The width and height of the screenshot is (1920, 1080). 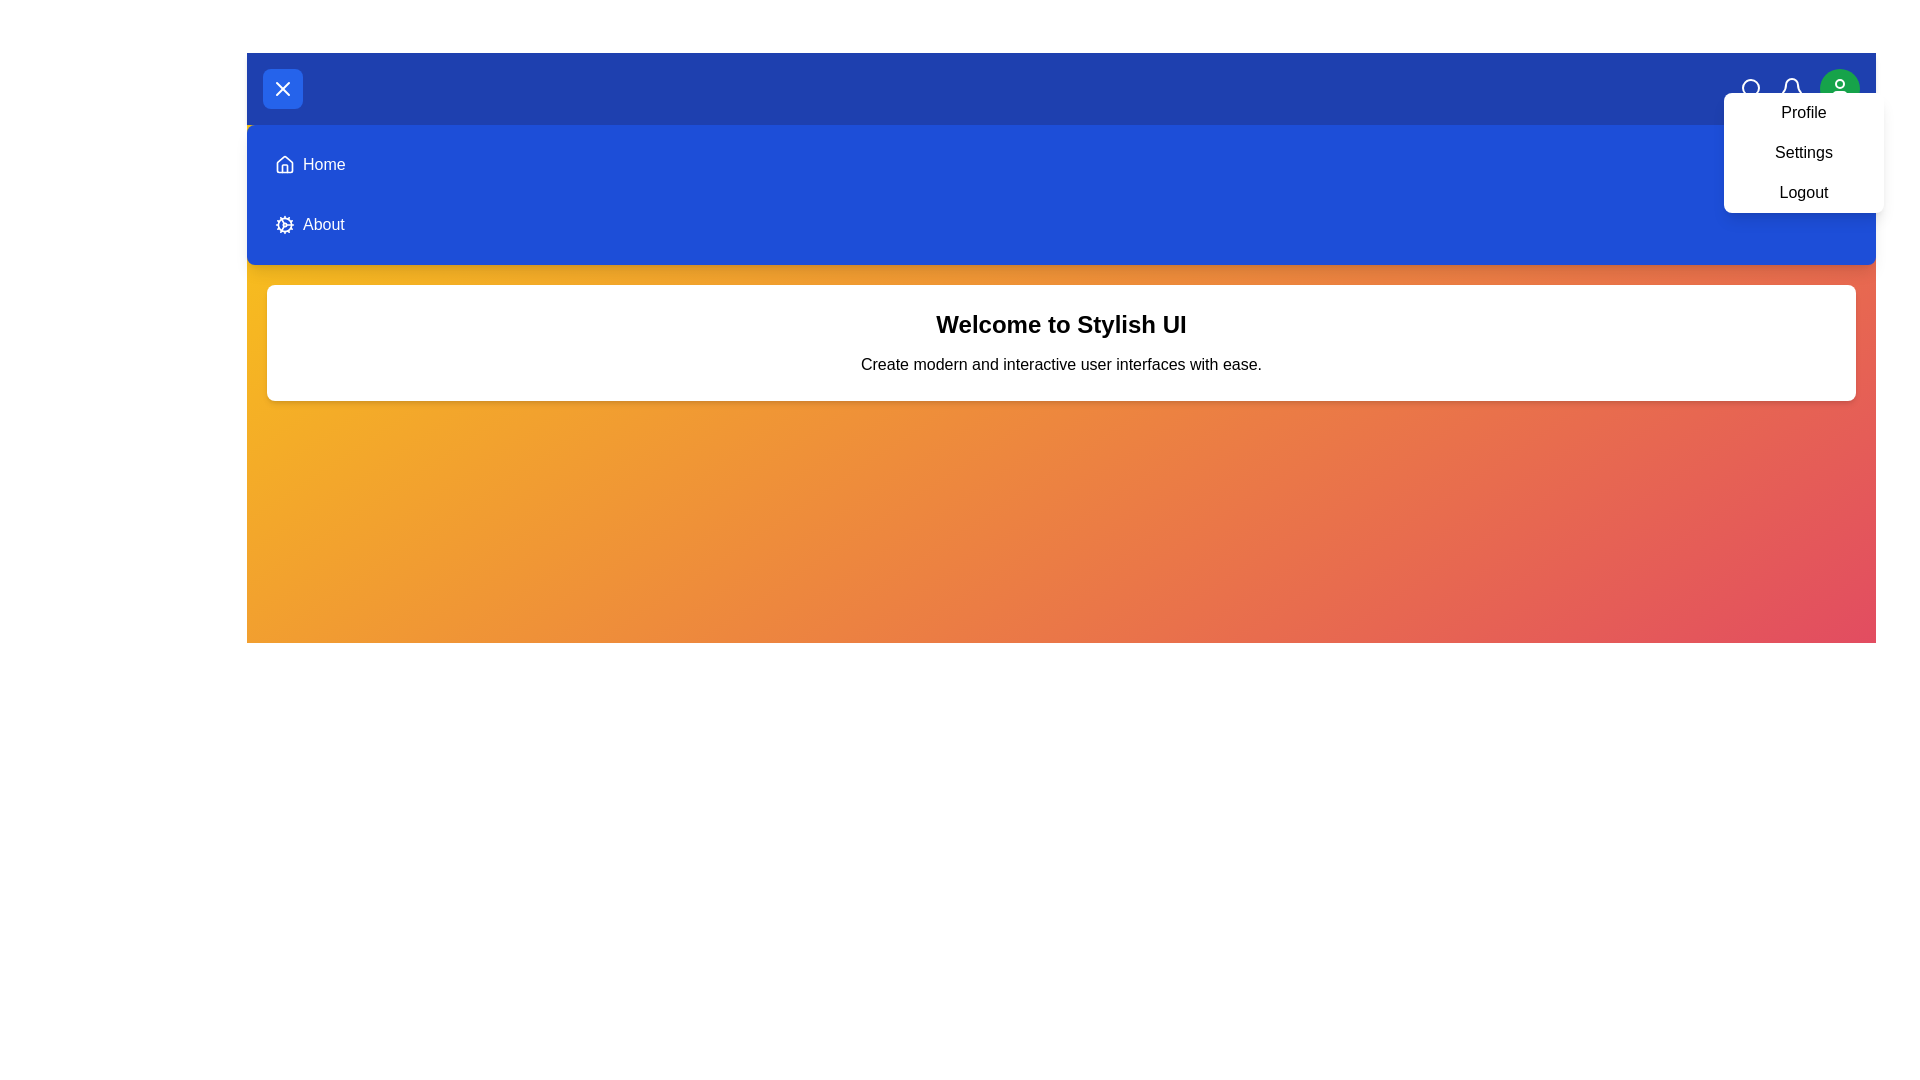 What do you see at coordinates (301, 212) in the screenshot?
I see `the menu option About to navigate` at bounding box center [301, 212].